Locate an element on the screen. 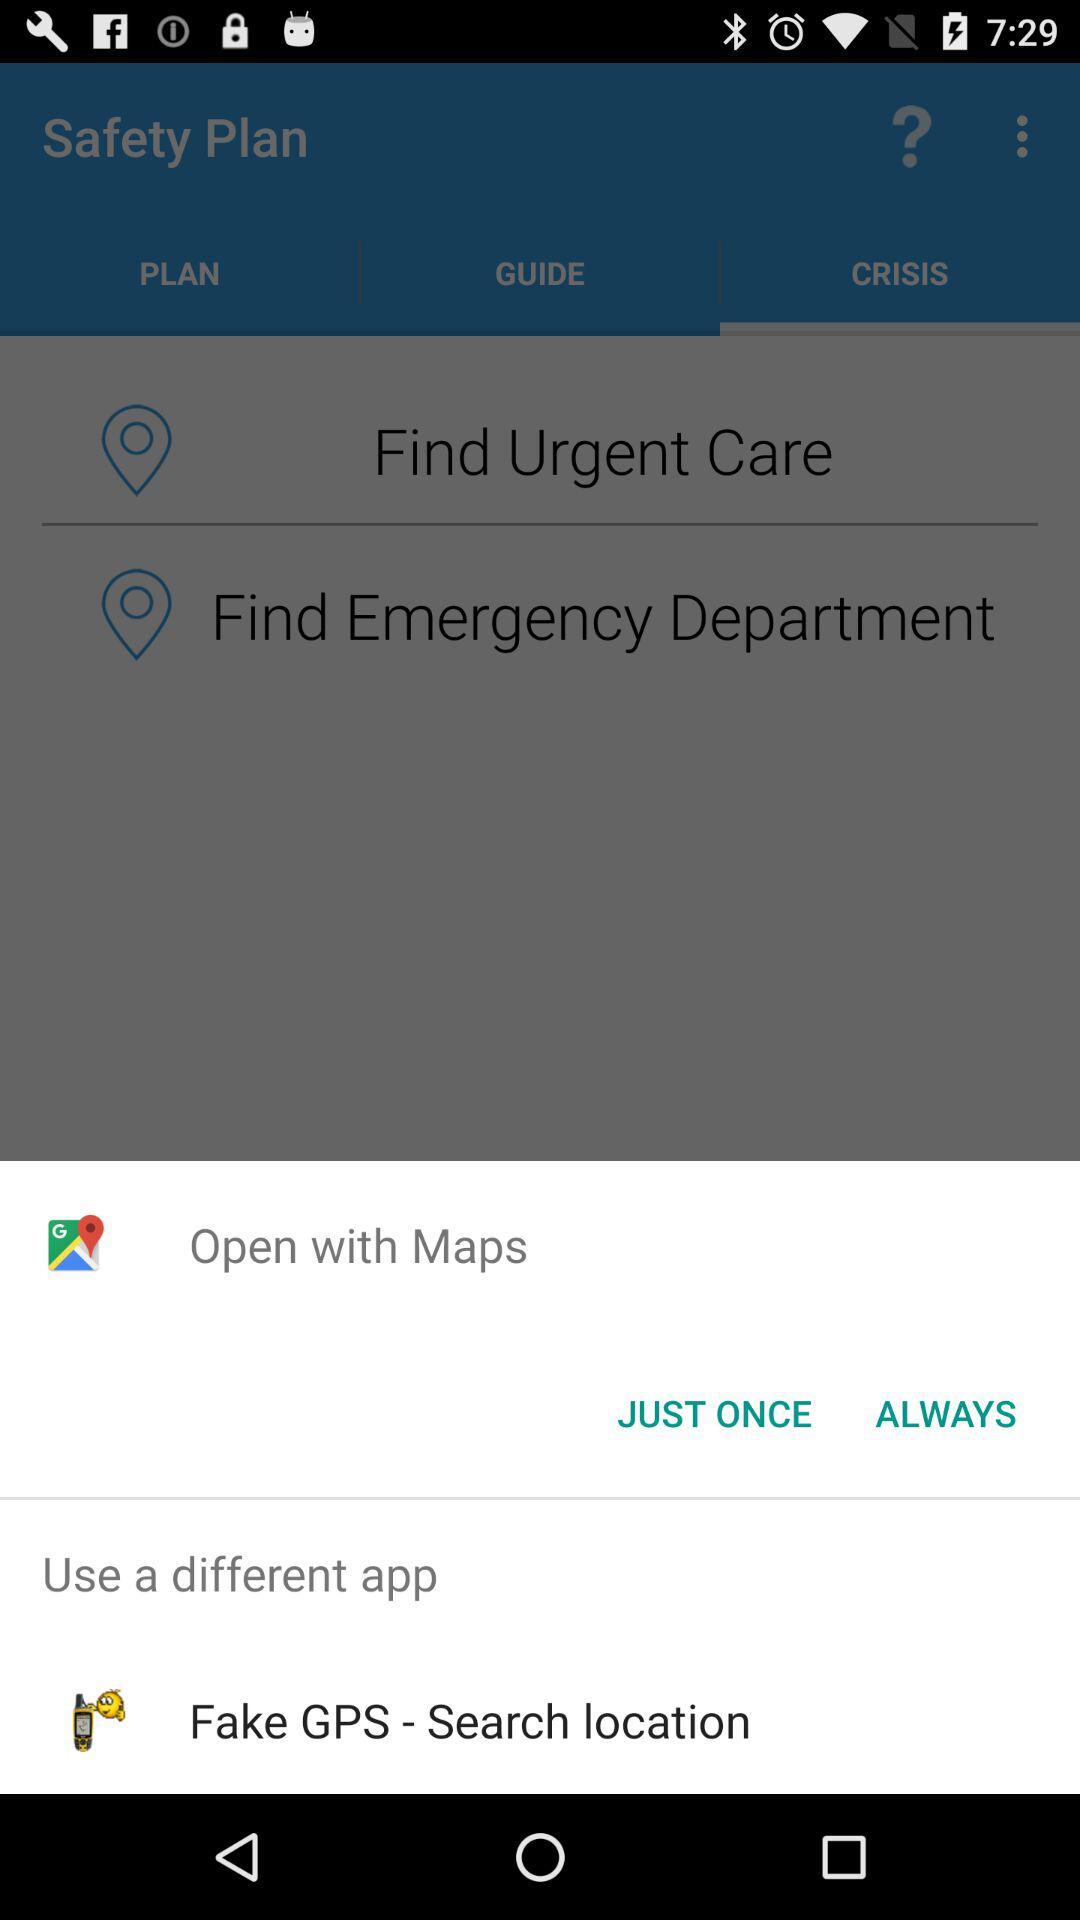  the just once icon is located at coordinates (713, 1411).